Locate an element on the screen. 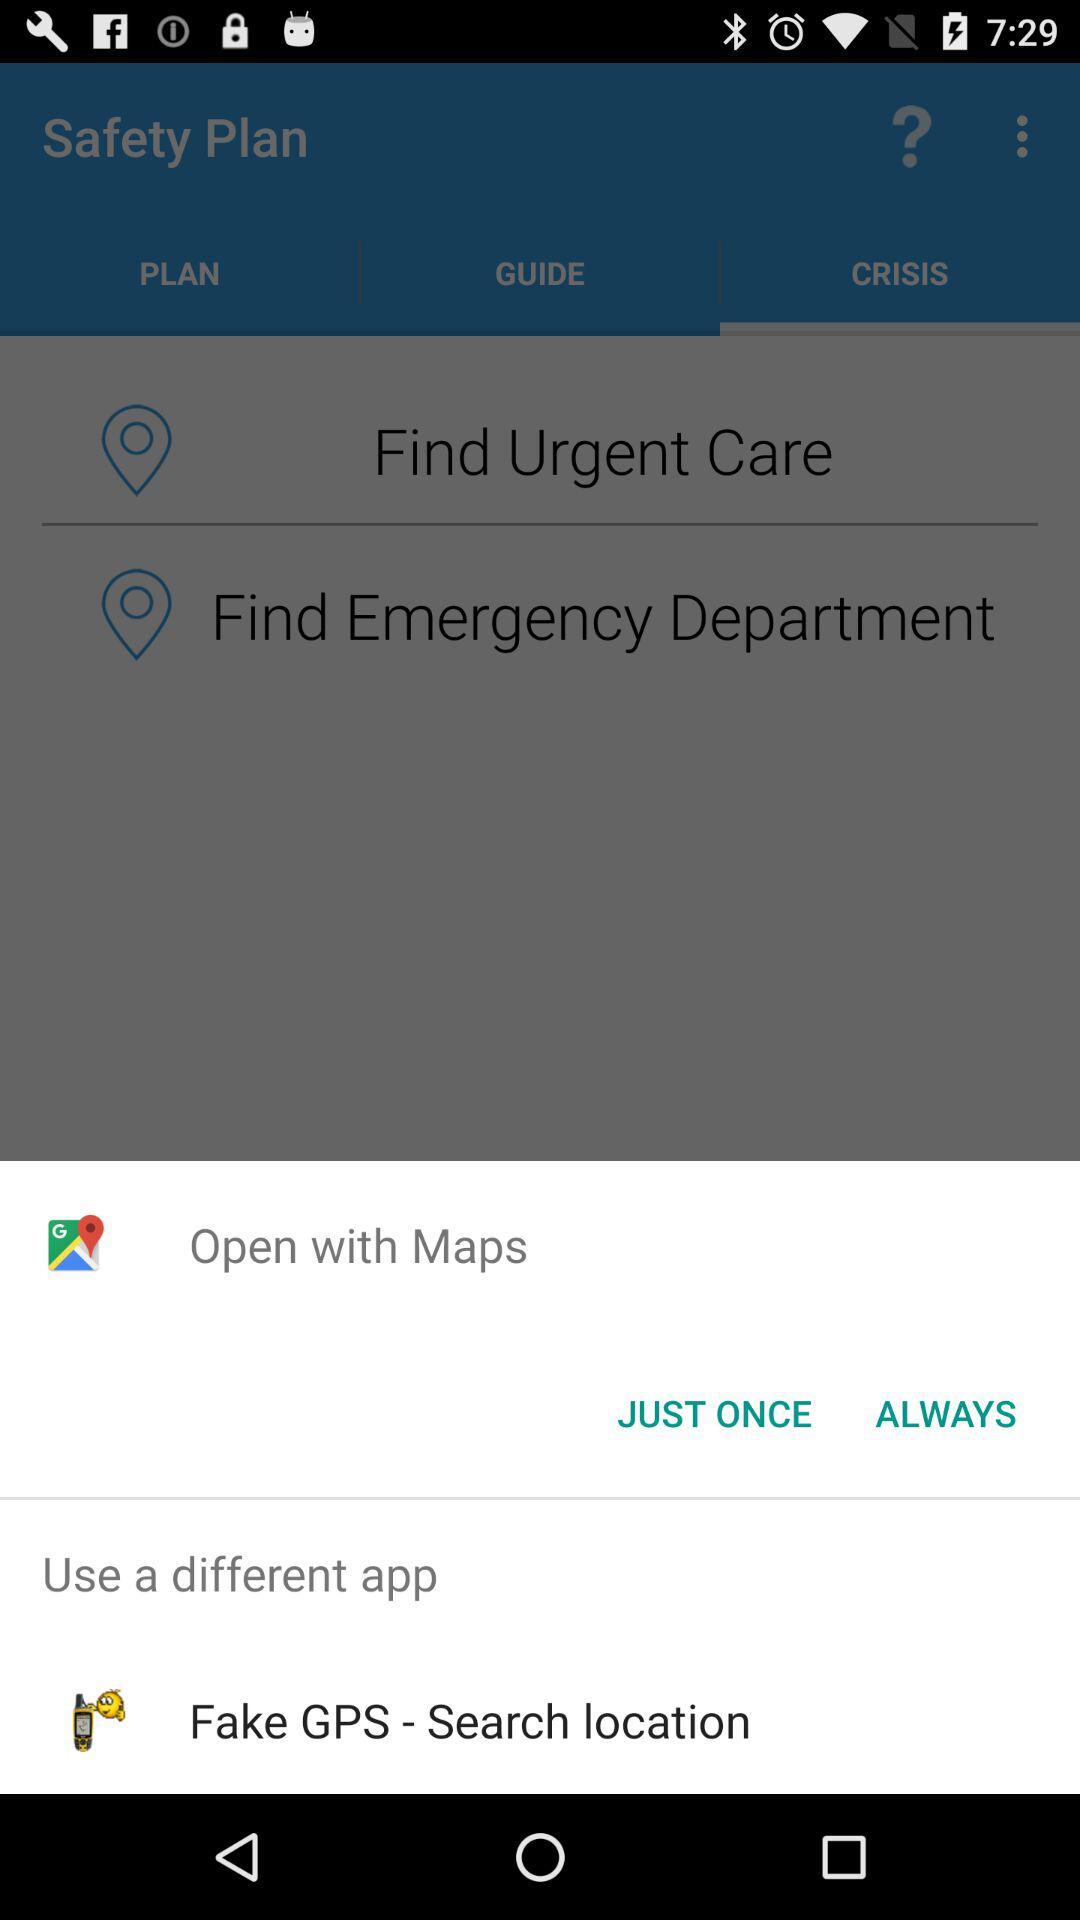  the just once icon is located at coordinates (713, 1411).